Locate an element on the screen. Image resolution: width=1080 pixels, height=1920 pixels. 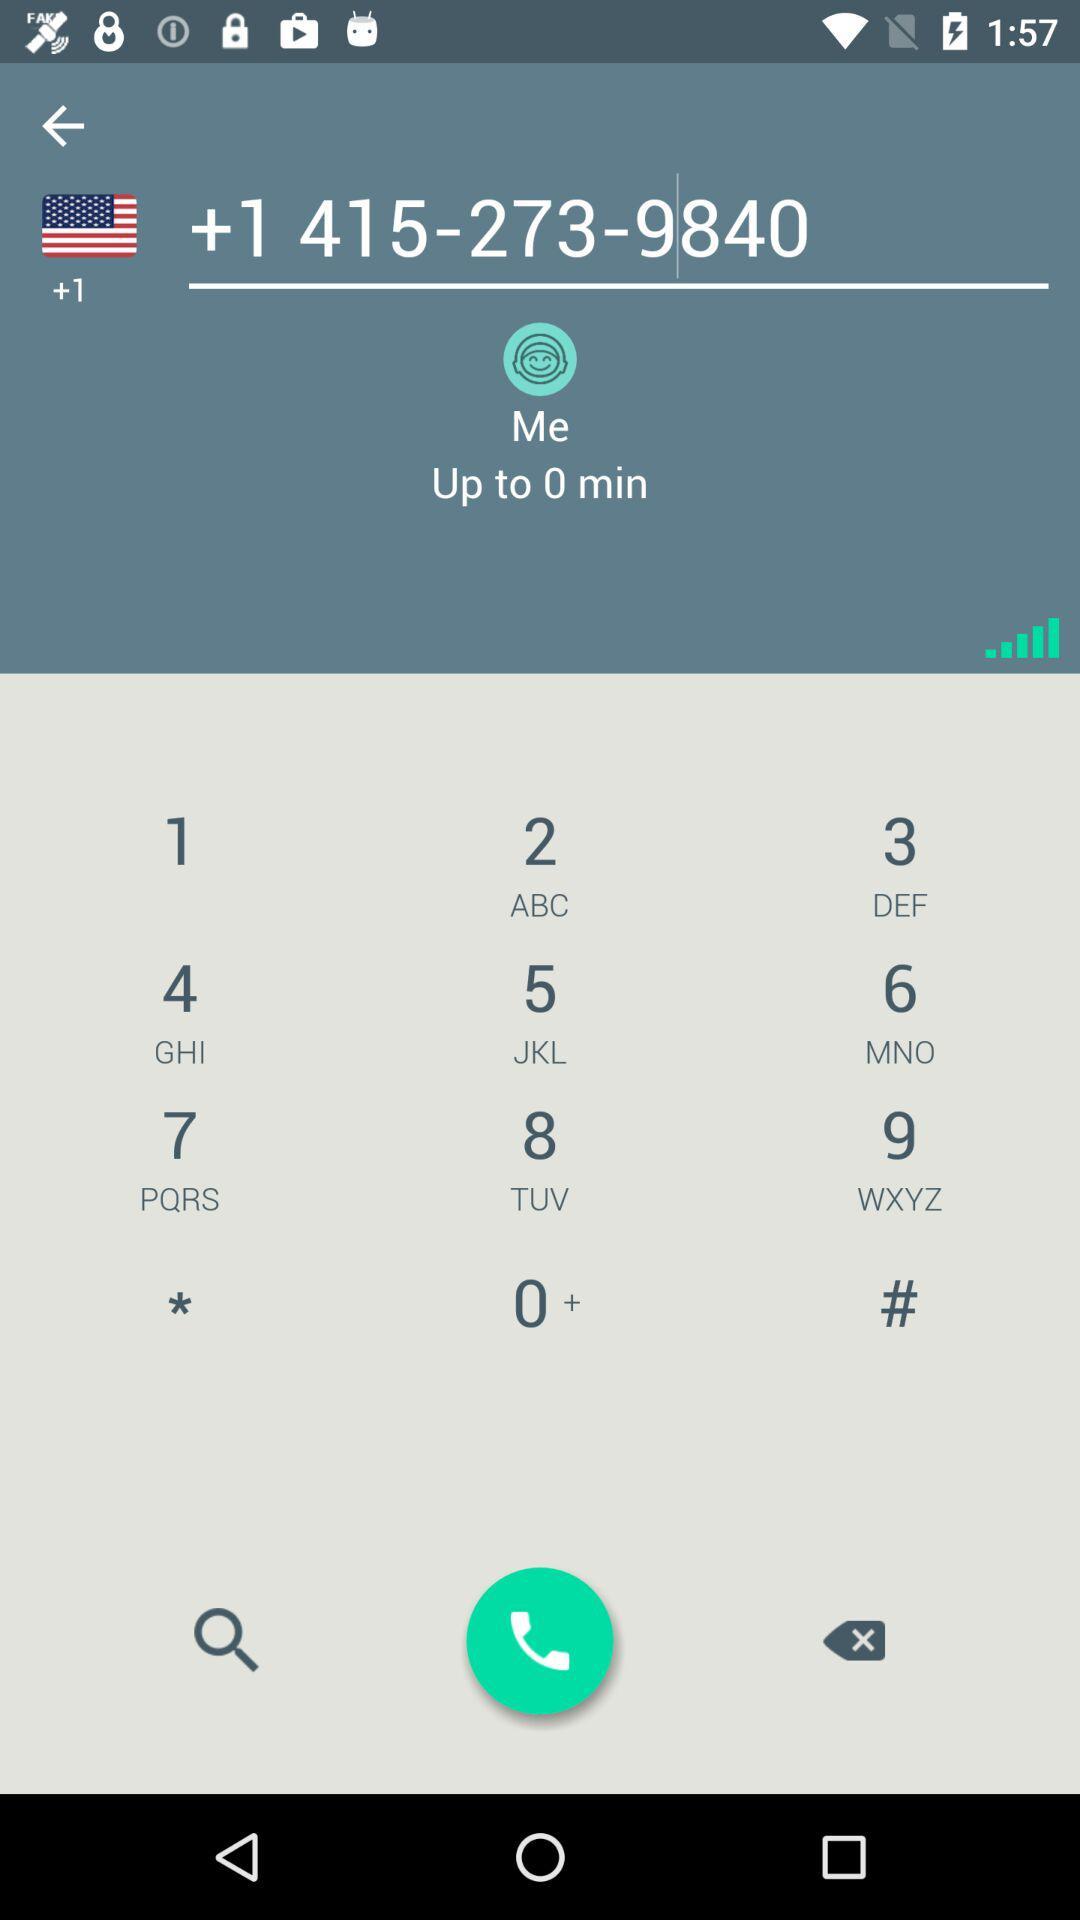
he can activate the simple voice command is located at coordinates (88, 225).